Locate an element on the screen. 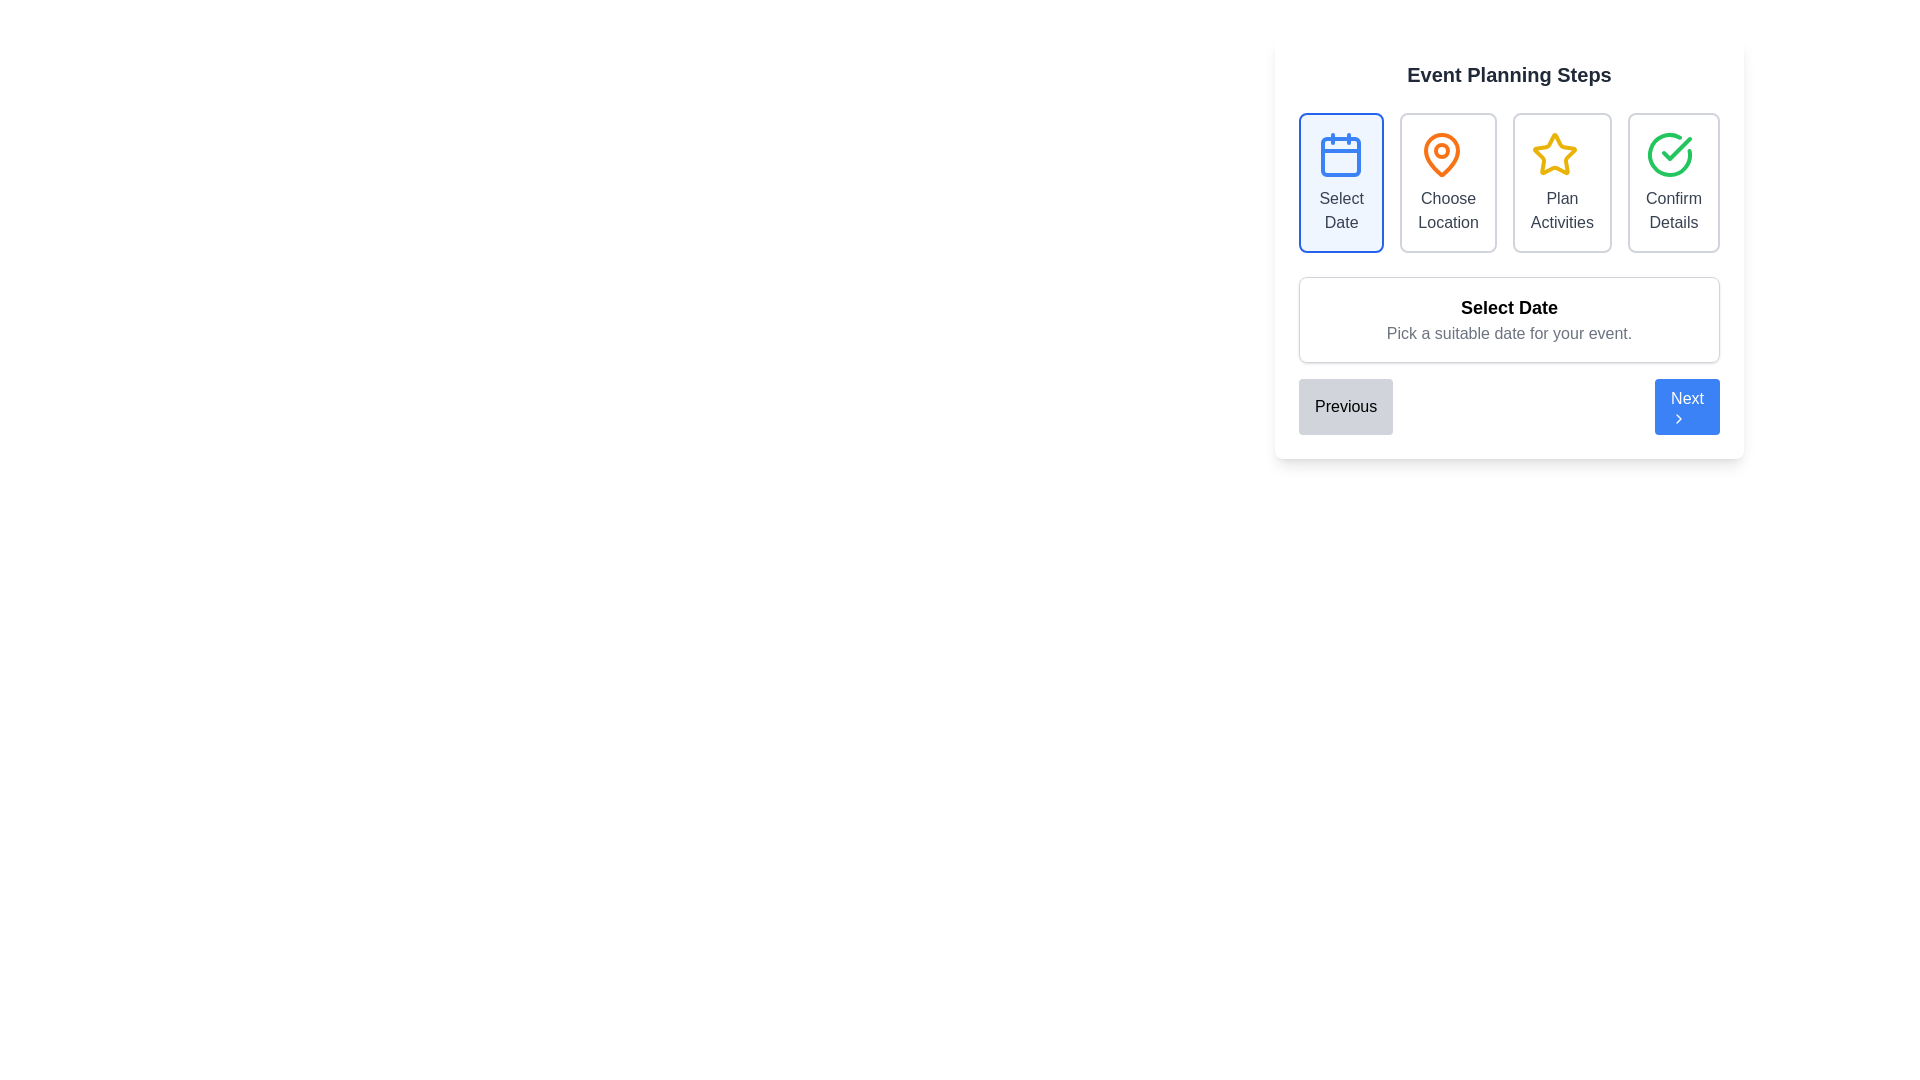 The width and height of the screenshot is (1920, 1080). the descriptive header for the 'Select Date' step in the event planning process, which is located below the top row of icons and above the navigation buttons is located at coordinates (1509, 319).